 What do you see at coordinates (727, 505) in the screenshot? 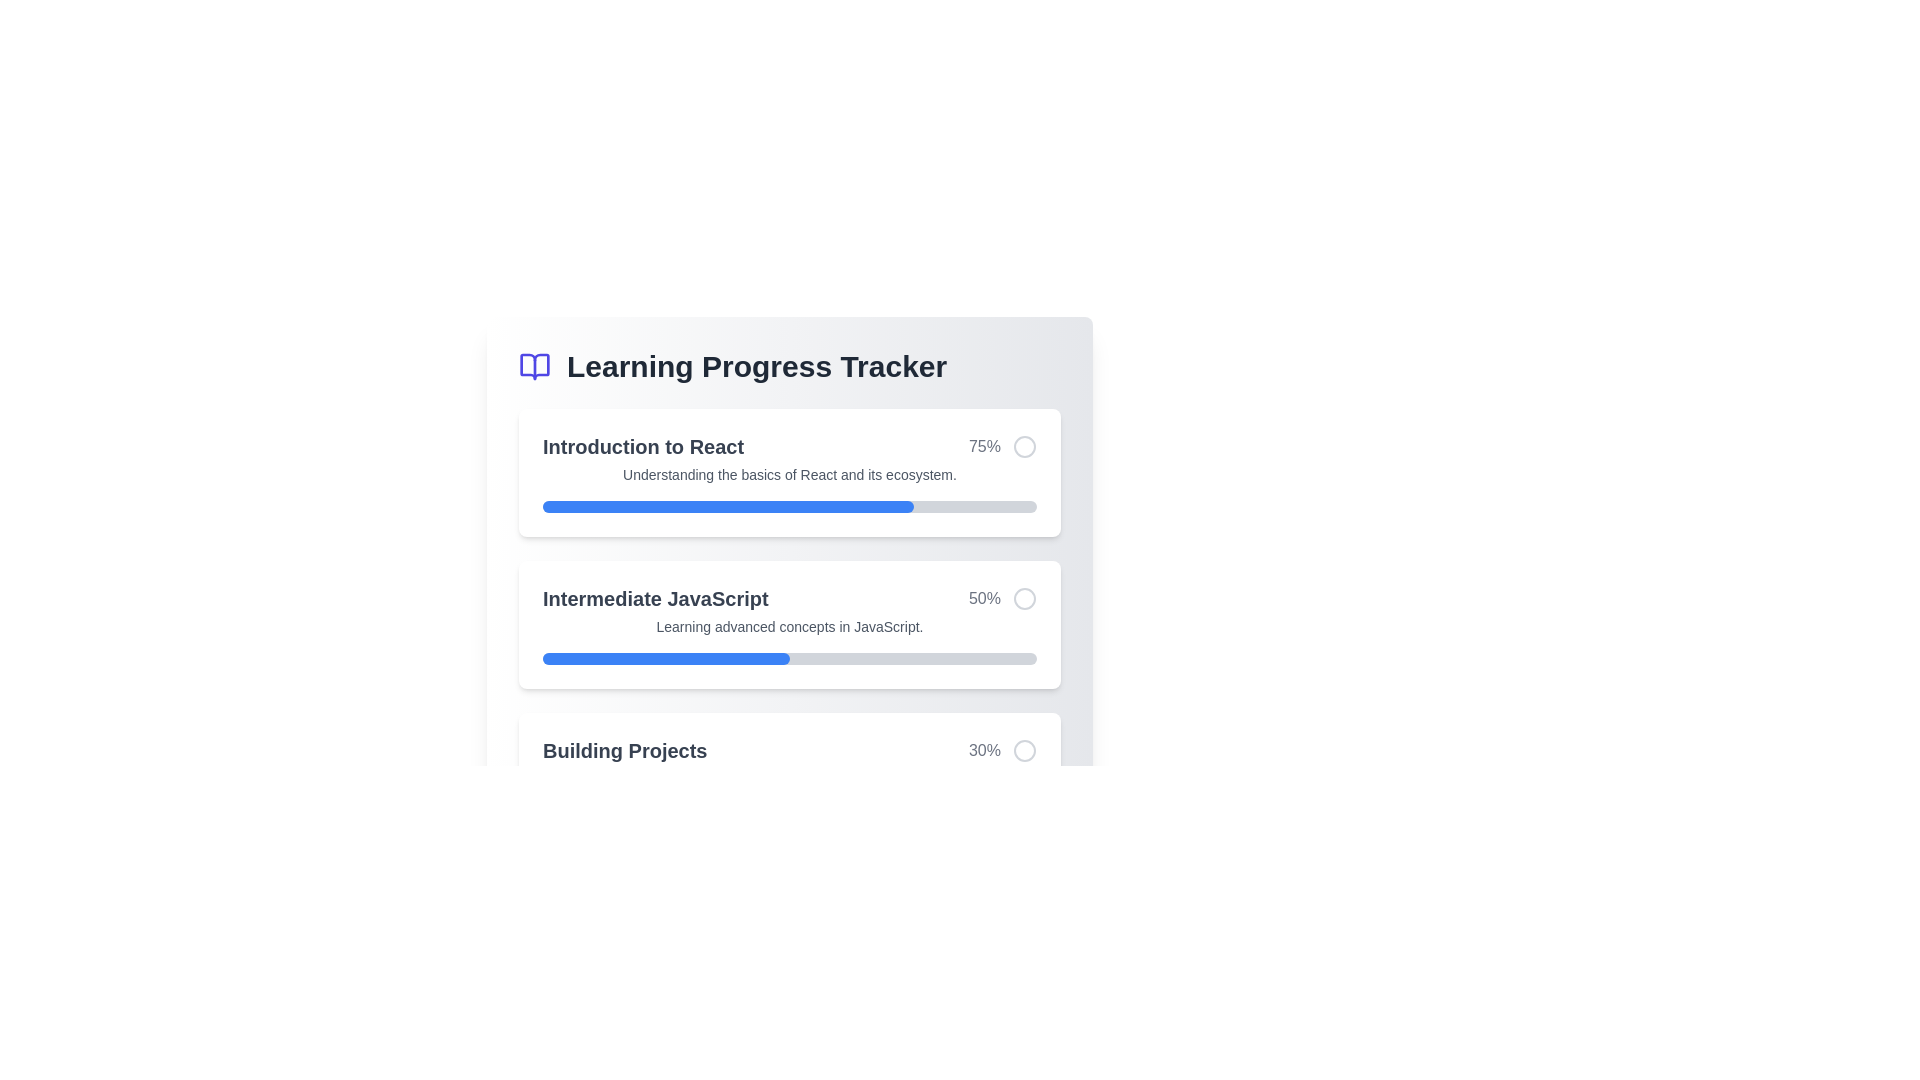
I see `the Progress bar fill indicating 75% completion of the 'Introduction to React' course in the 'Learning Progress Tracker' interface` at bounding box center [727, 505].